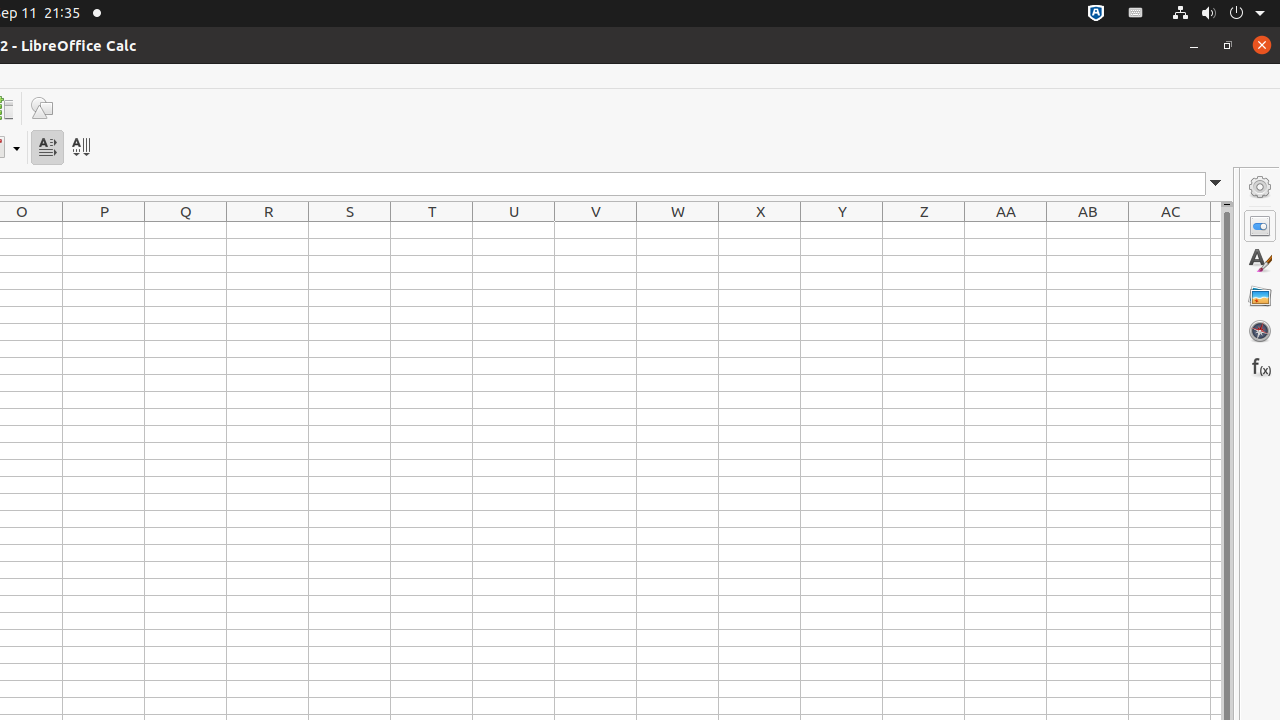  What do you see at coordinates (1259, 260) in the screenshot?
I see `'Styles'` at bounding box center [1259, 260].